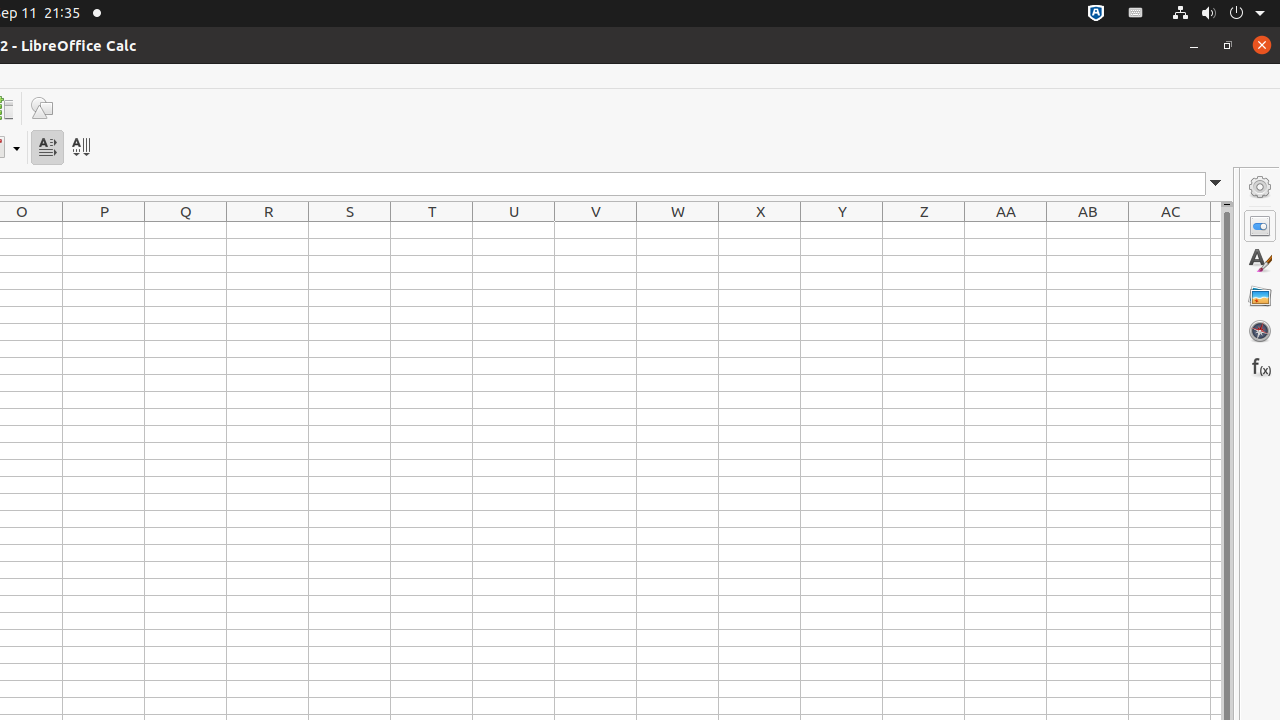  What do you see at coordinates (1259, 260) in the screenshot?
I see `'Styles'` at bounding box center [1259, 260].